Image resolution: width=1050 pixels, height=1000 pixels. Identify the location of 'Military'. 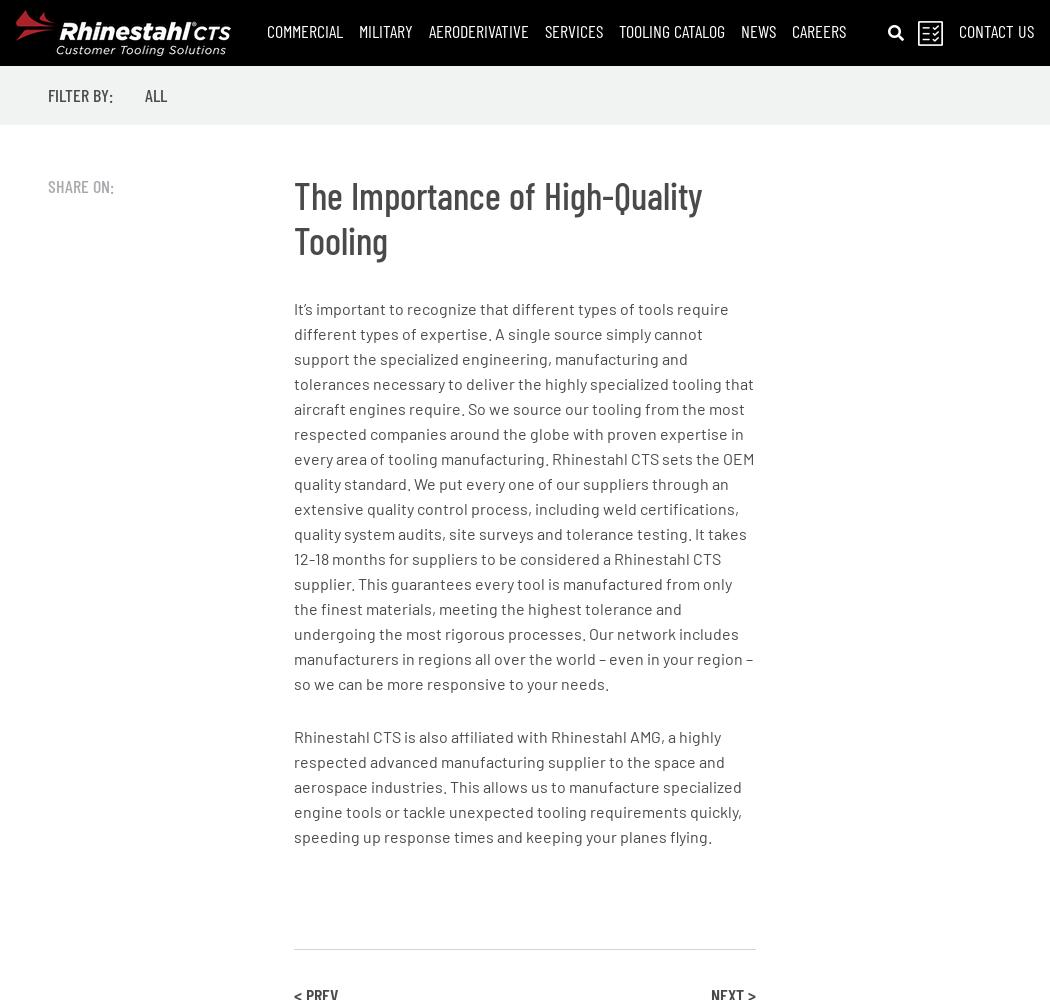
(385, 31).